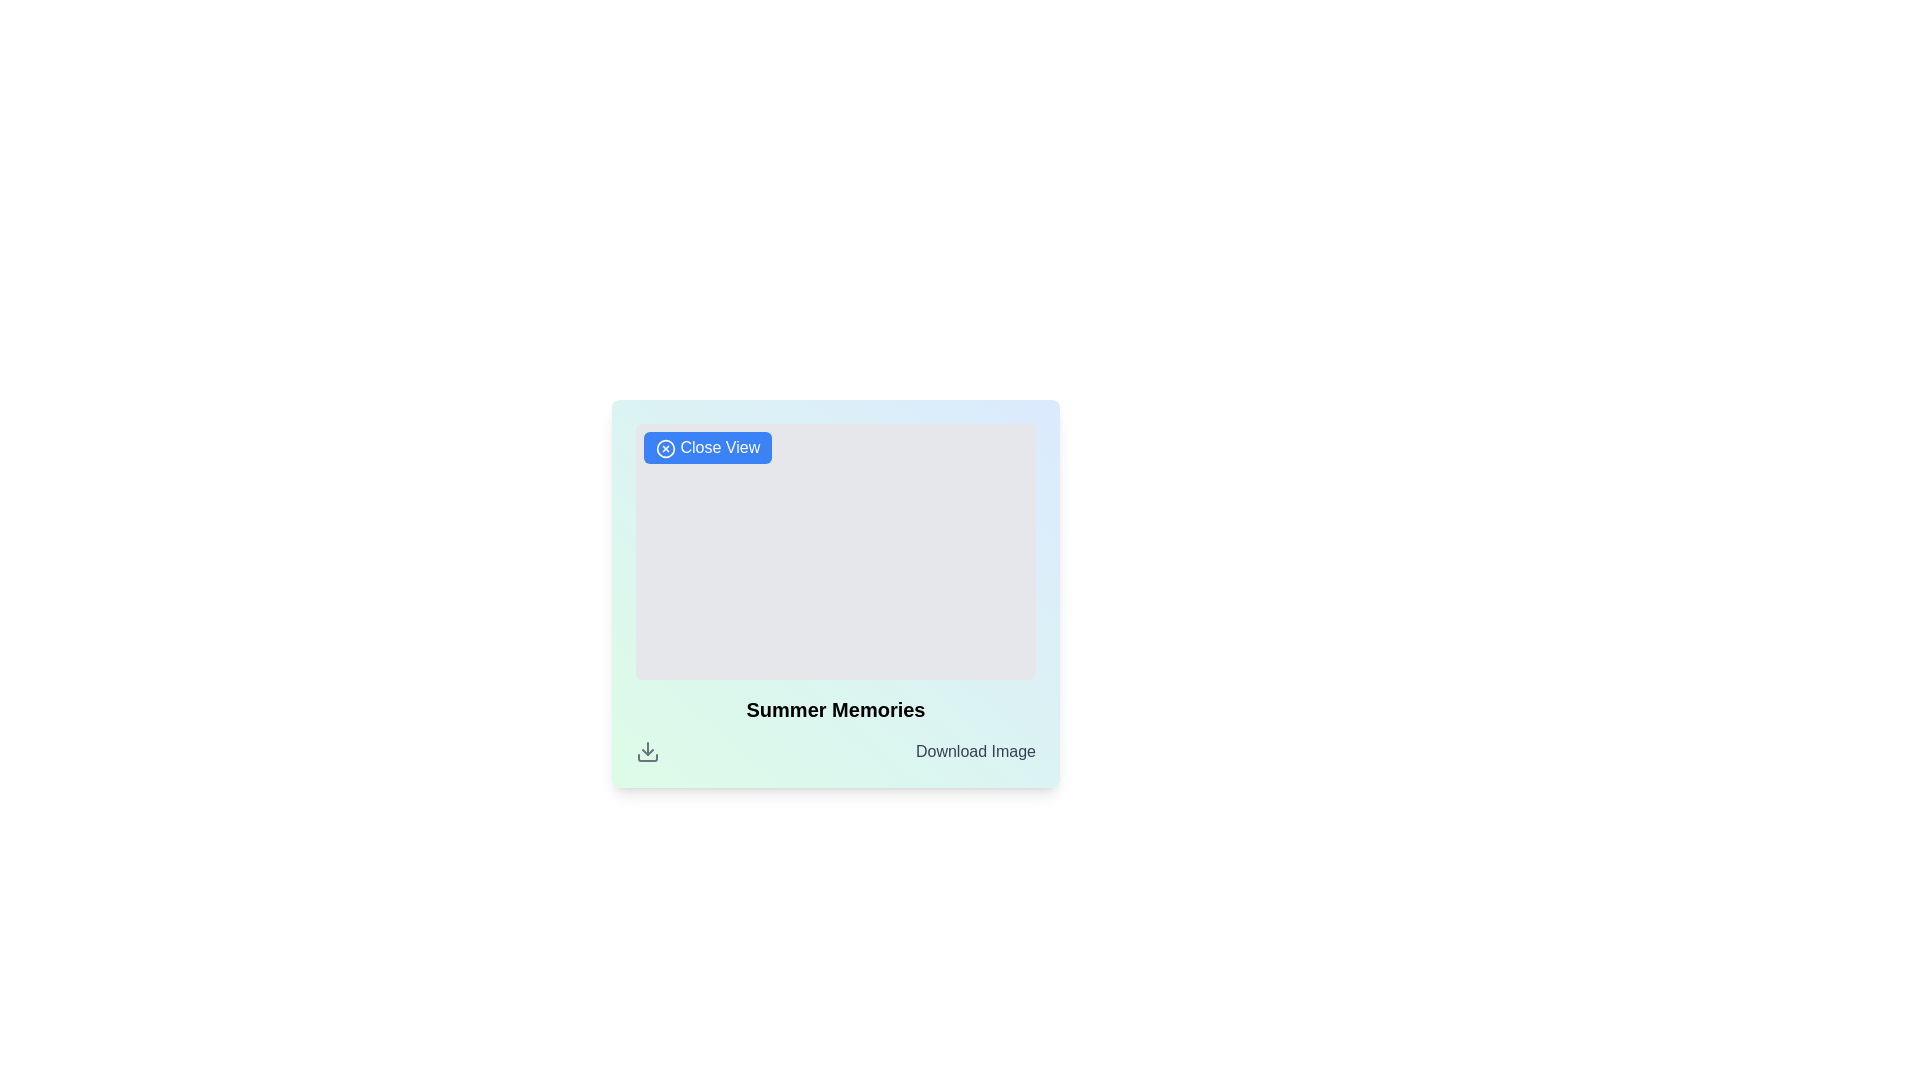 The height and width of the screenshot is (1080, 1920). What do you see at coordinates (666, 446) in the screenshot?
I see `the close icon located to the left of the 'Close View' button` at bounding box center [666, 446].